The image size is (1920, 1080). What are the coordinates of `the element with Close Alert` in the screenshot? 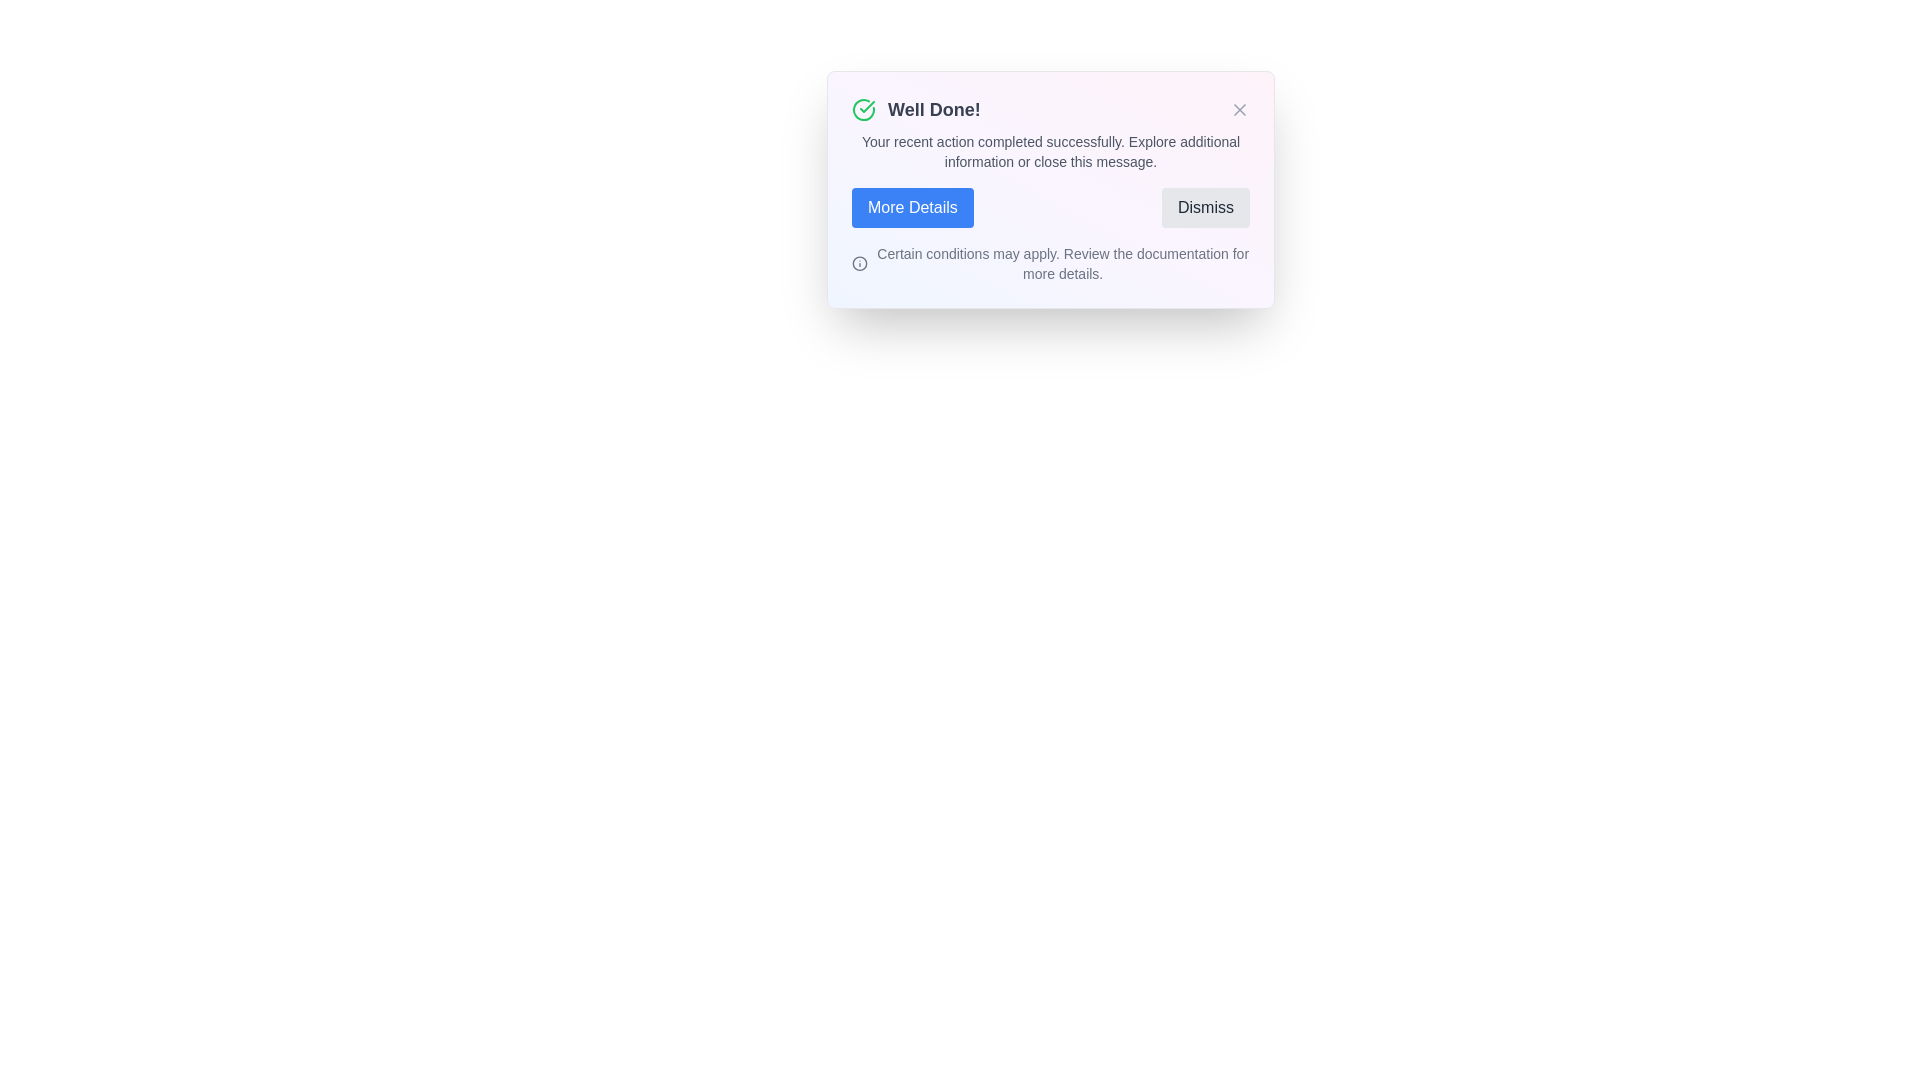 It's located at (1238, 110).